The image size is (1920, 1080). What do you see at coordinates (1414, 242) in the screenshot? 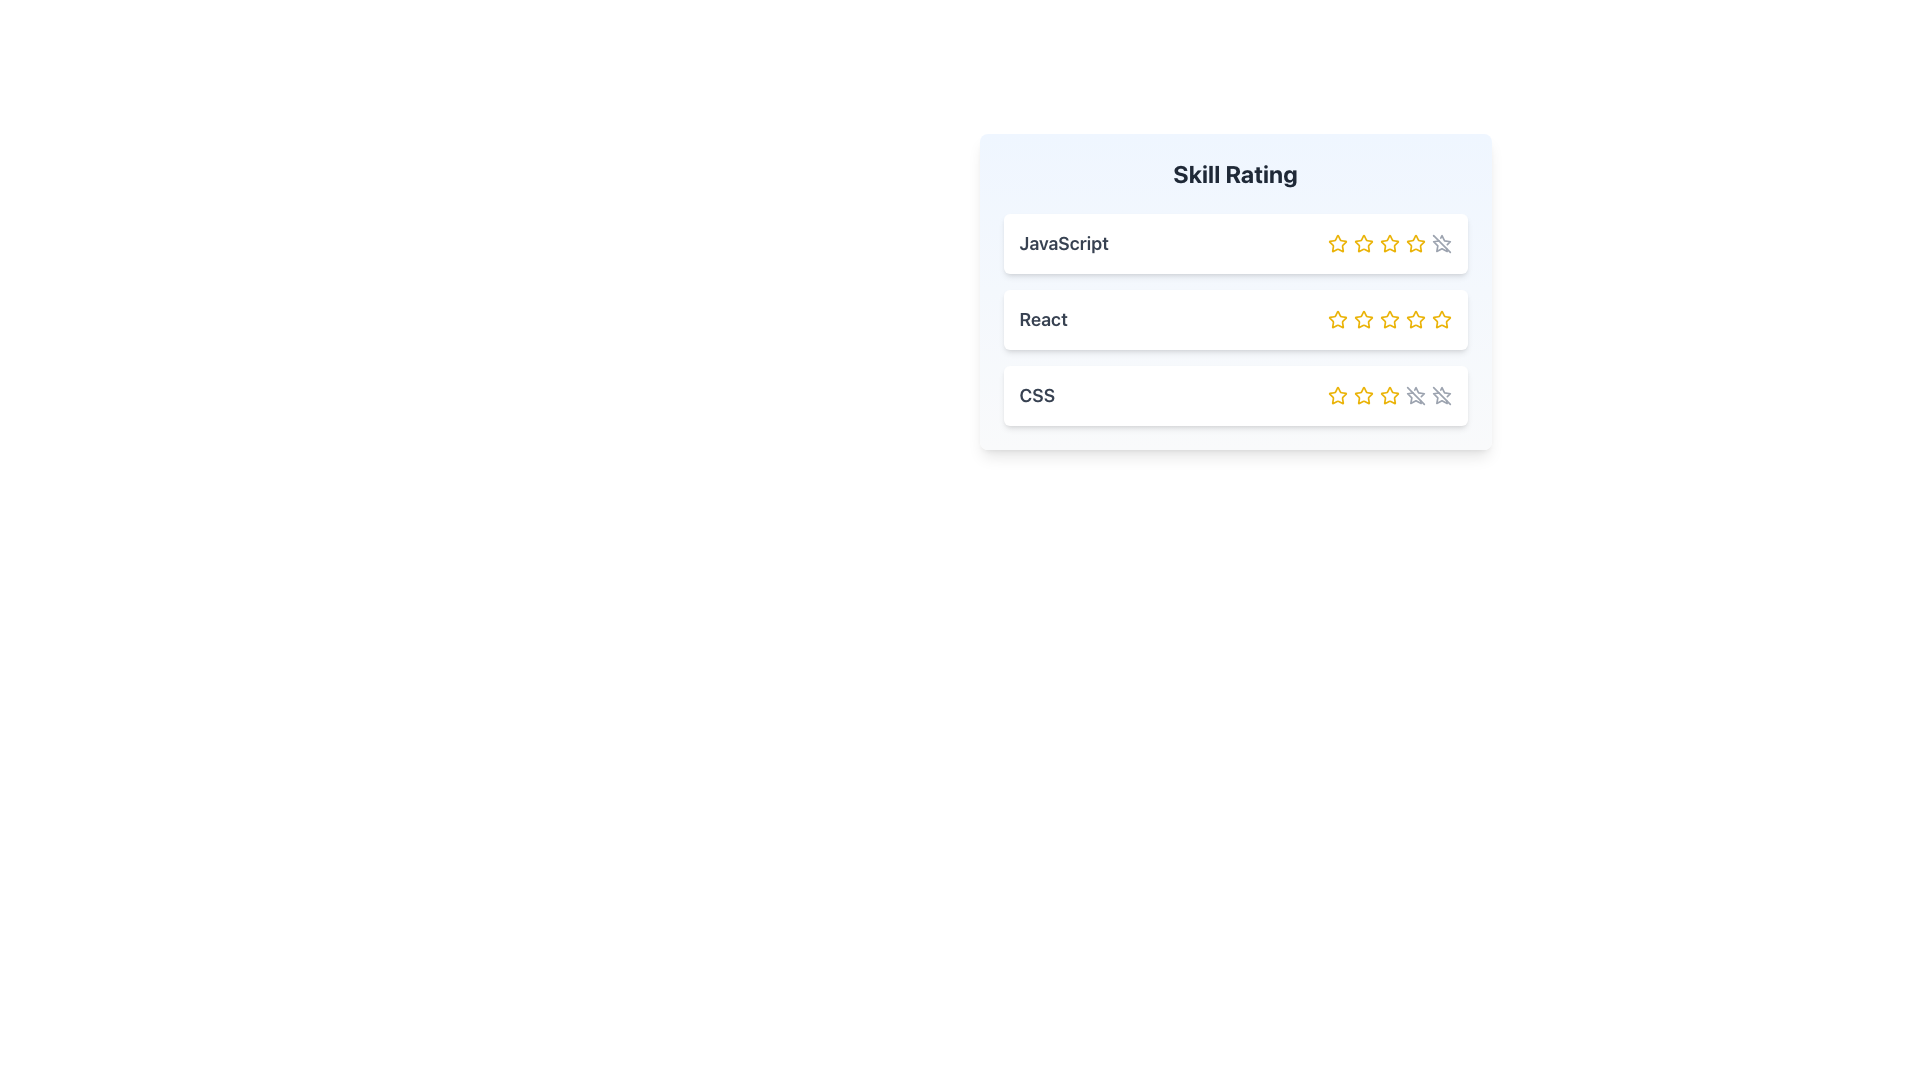
I see `the fourth star icon in the 'Skill Rating' section` at bounding box center [1414, 242].